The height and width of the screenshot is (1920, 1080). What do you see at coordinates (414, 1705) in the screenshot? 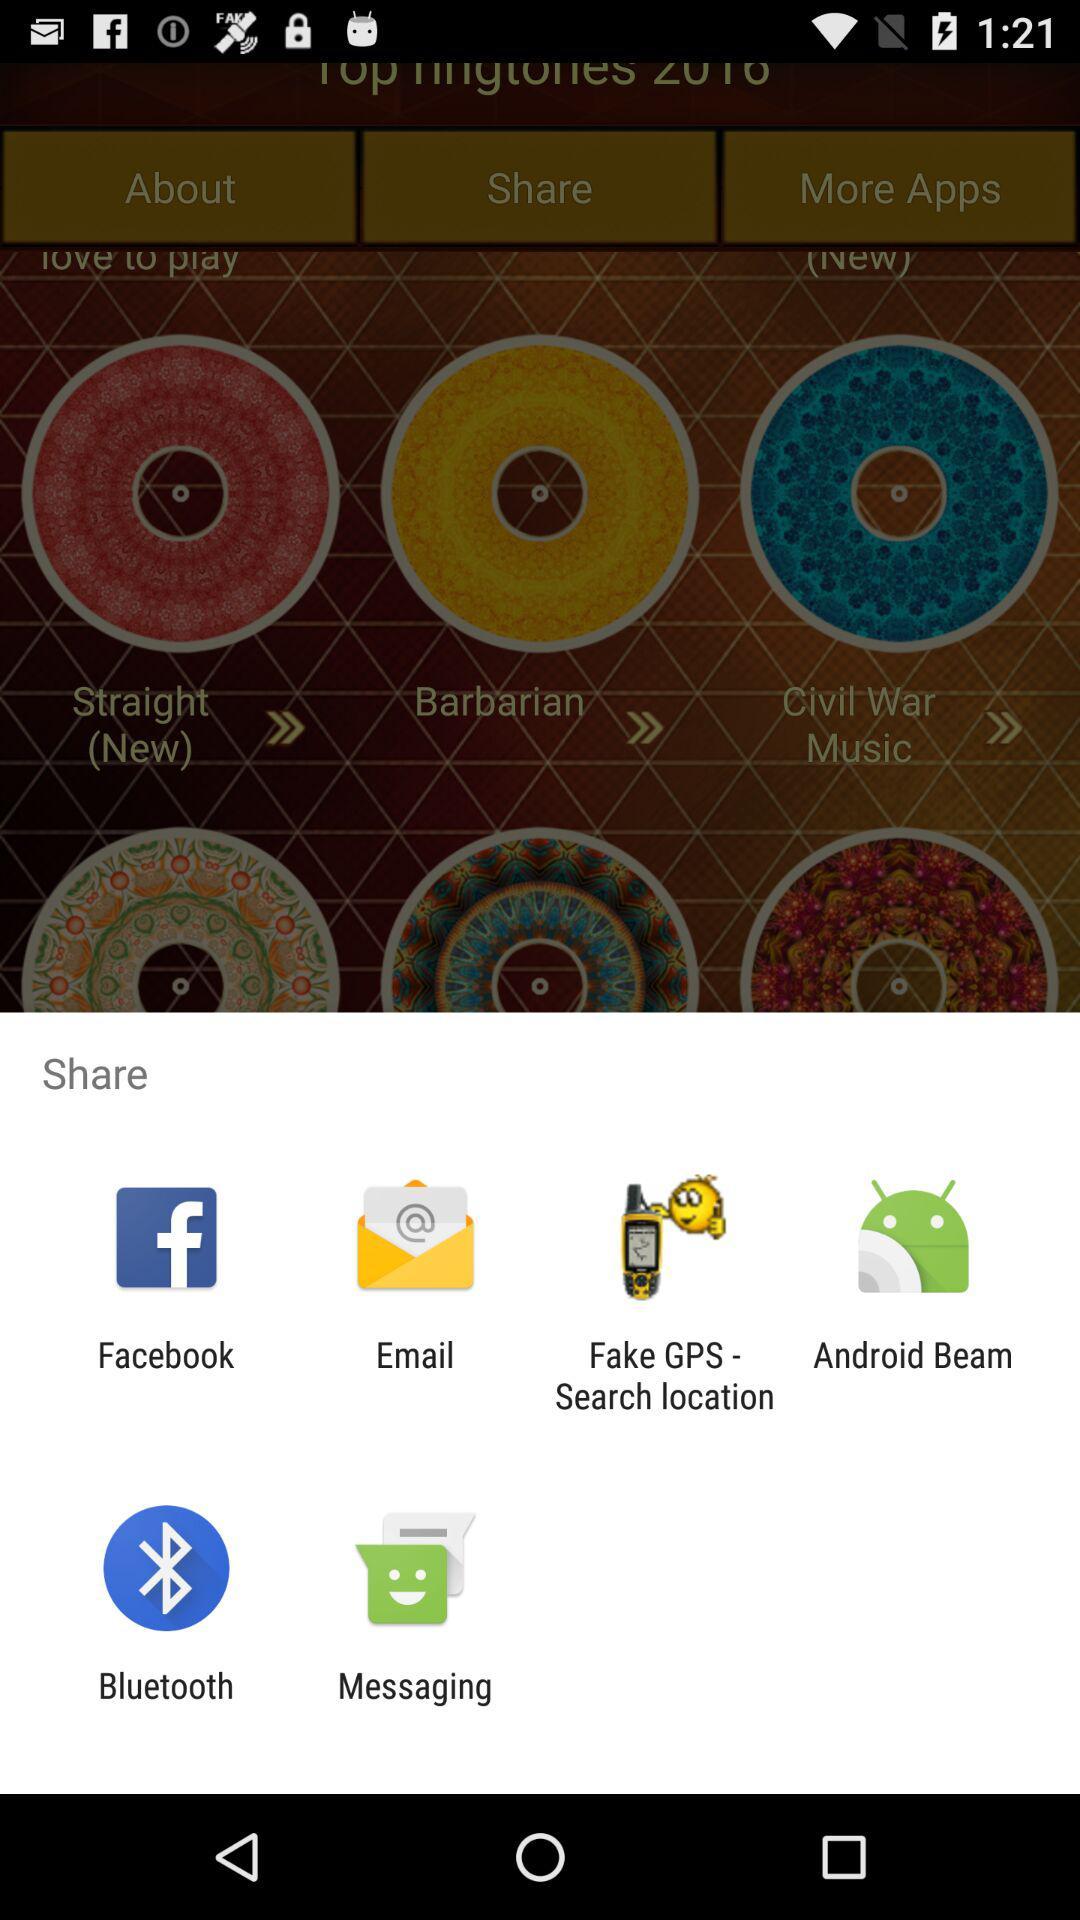
I see `messaging icon` at bounding box center [414, 1705].